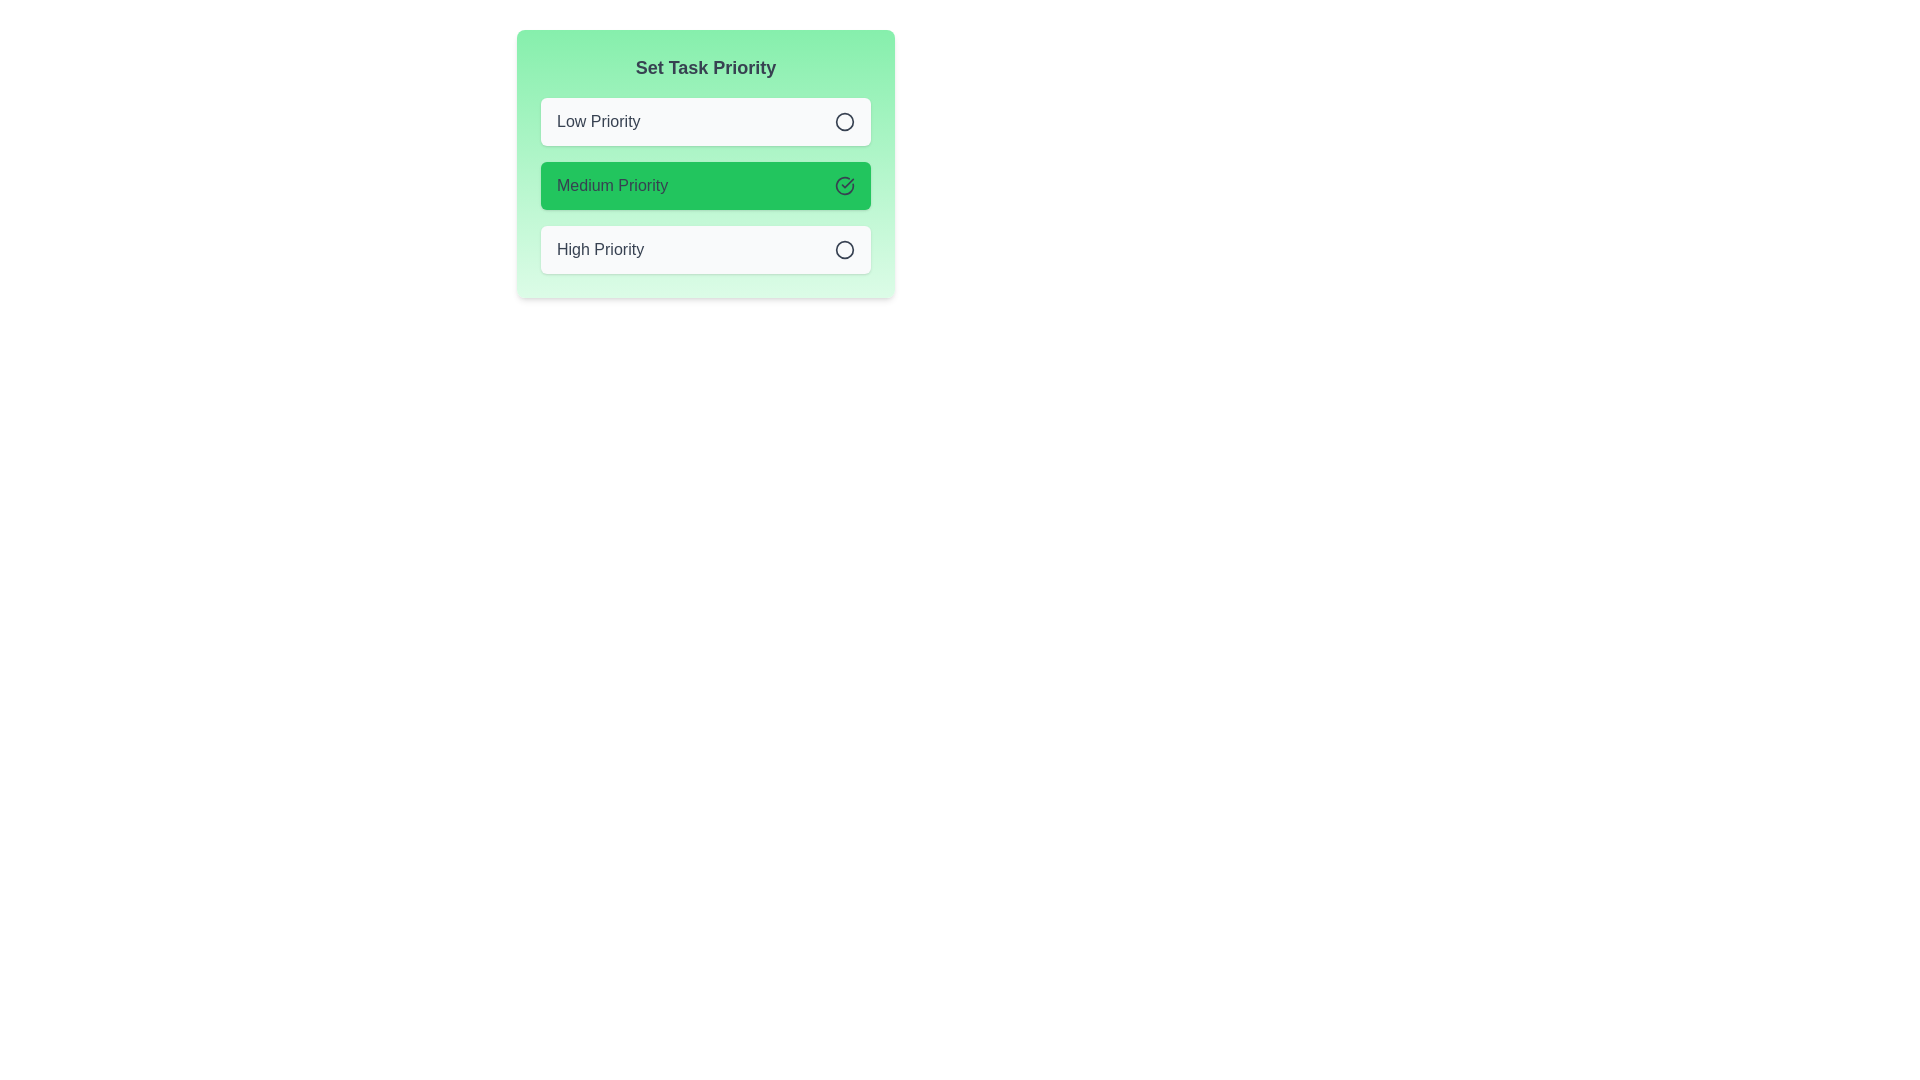  I want to click on the graphical toggle component adjacent to the 'Low Priority' label, so click(844, 120).